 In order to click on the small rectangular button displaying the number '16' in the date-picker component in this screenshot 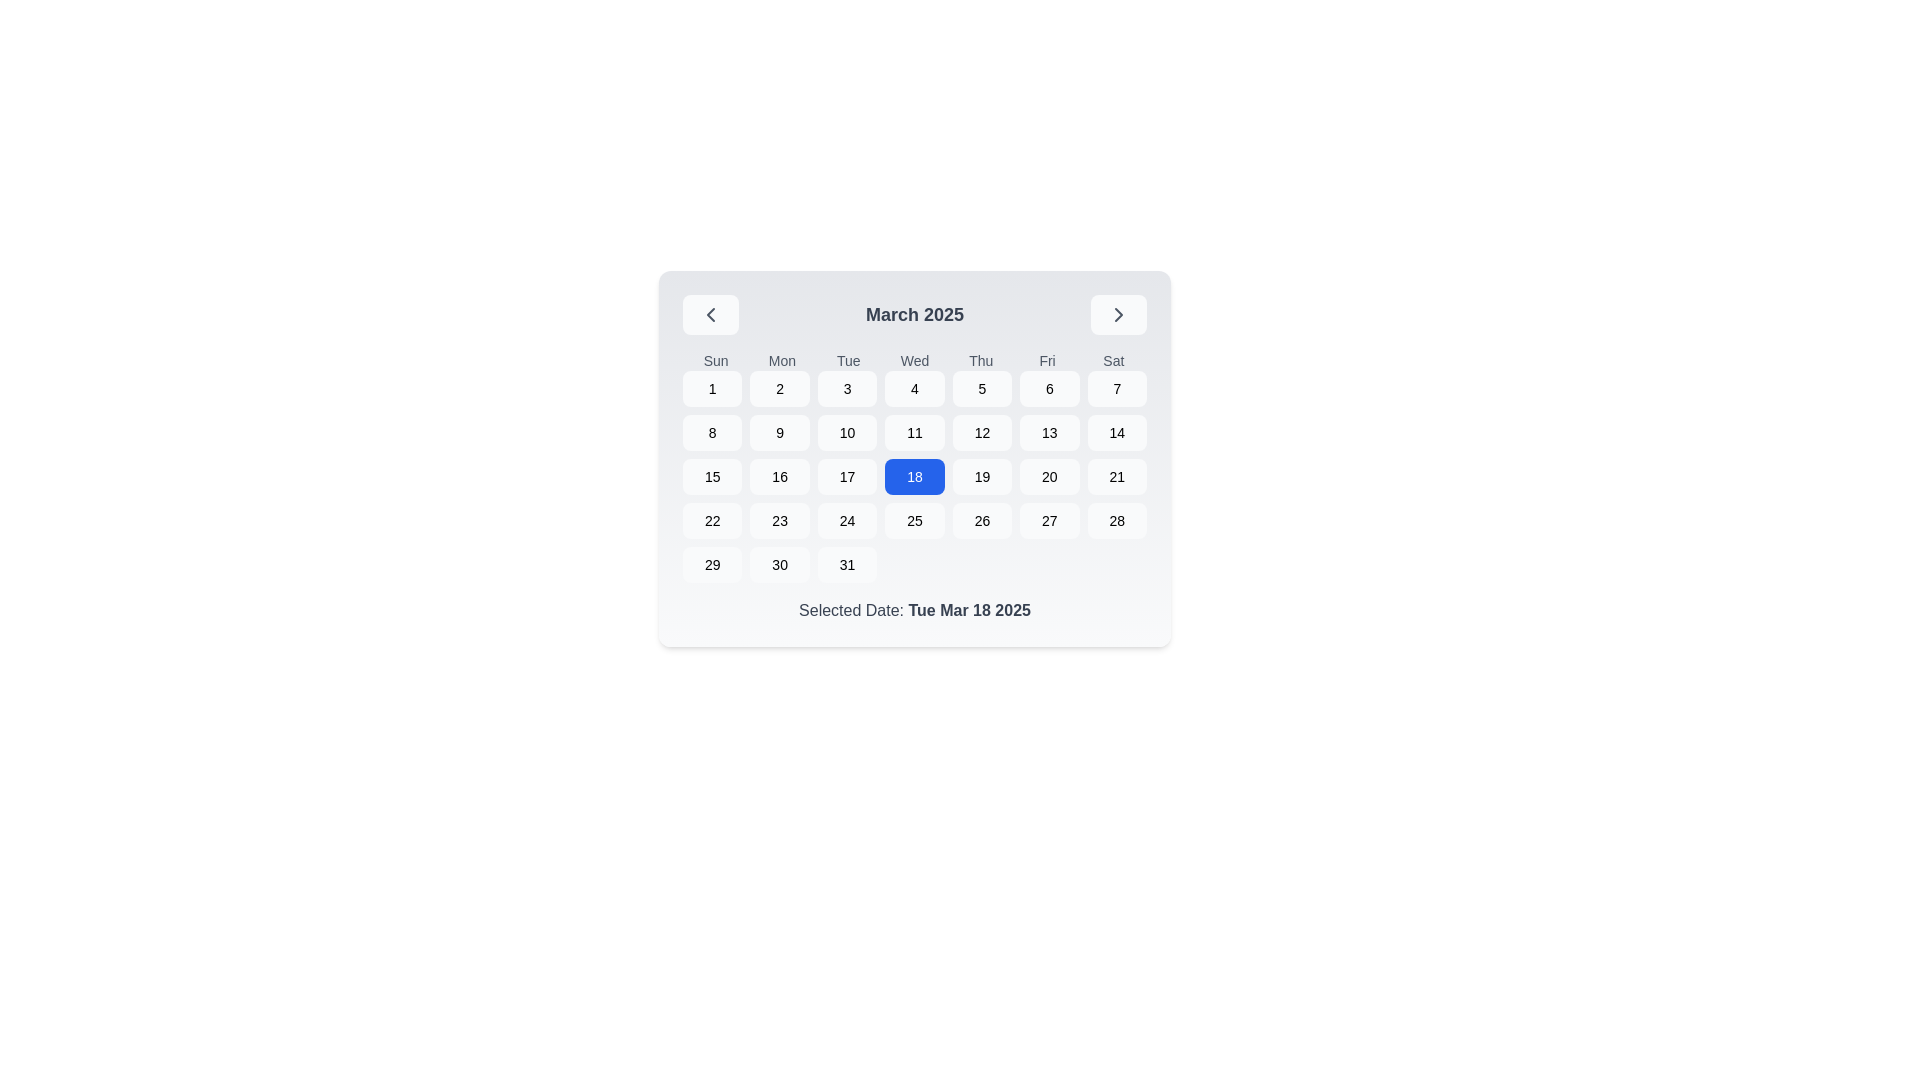, I will do `click(779, 477)`.